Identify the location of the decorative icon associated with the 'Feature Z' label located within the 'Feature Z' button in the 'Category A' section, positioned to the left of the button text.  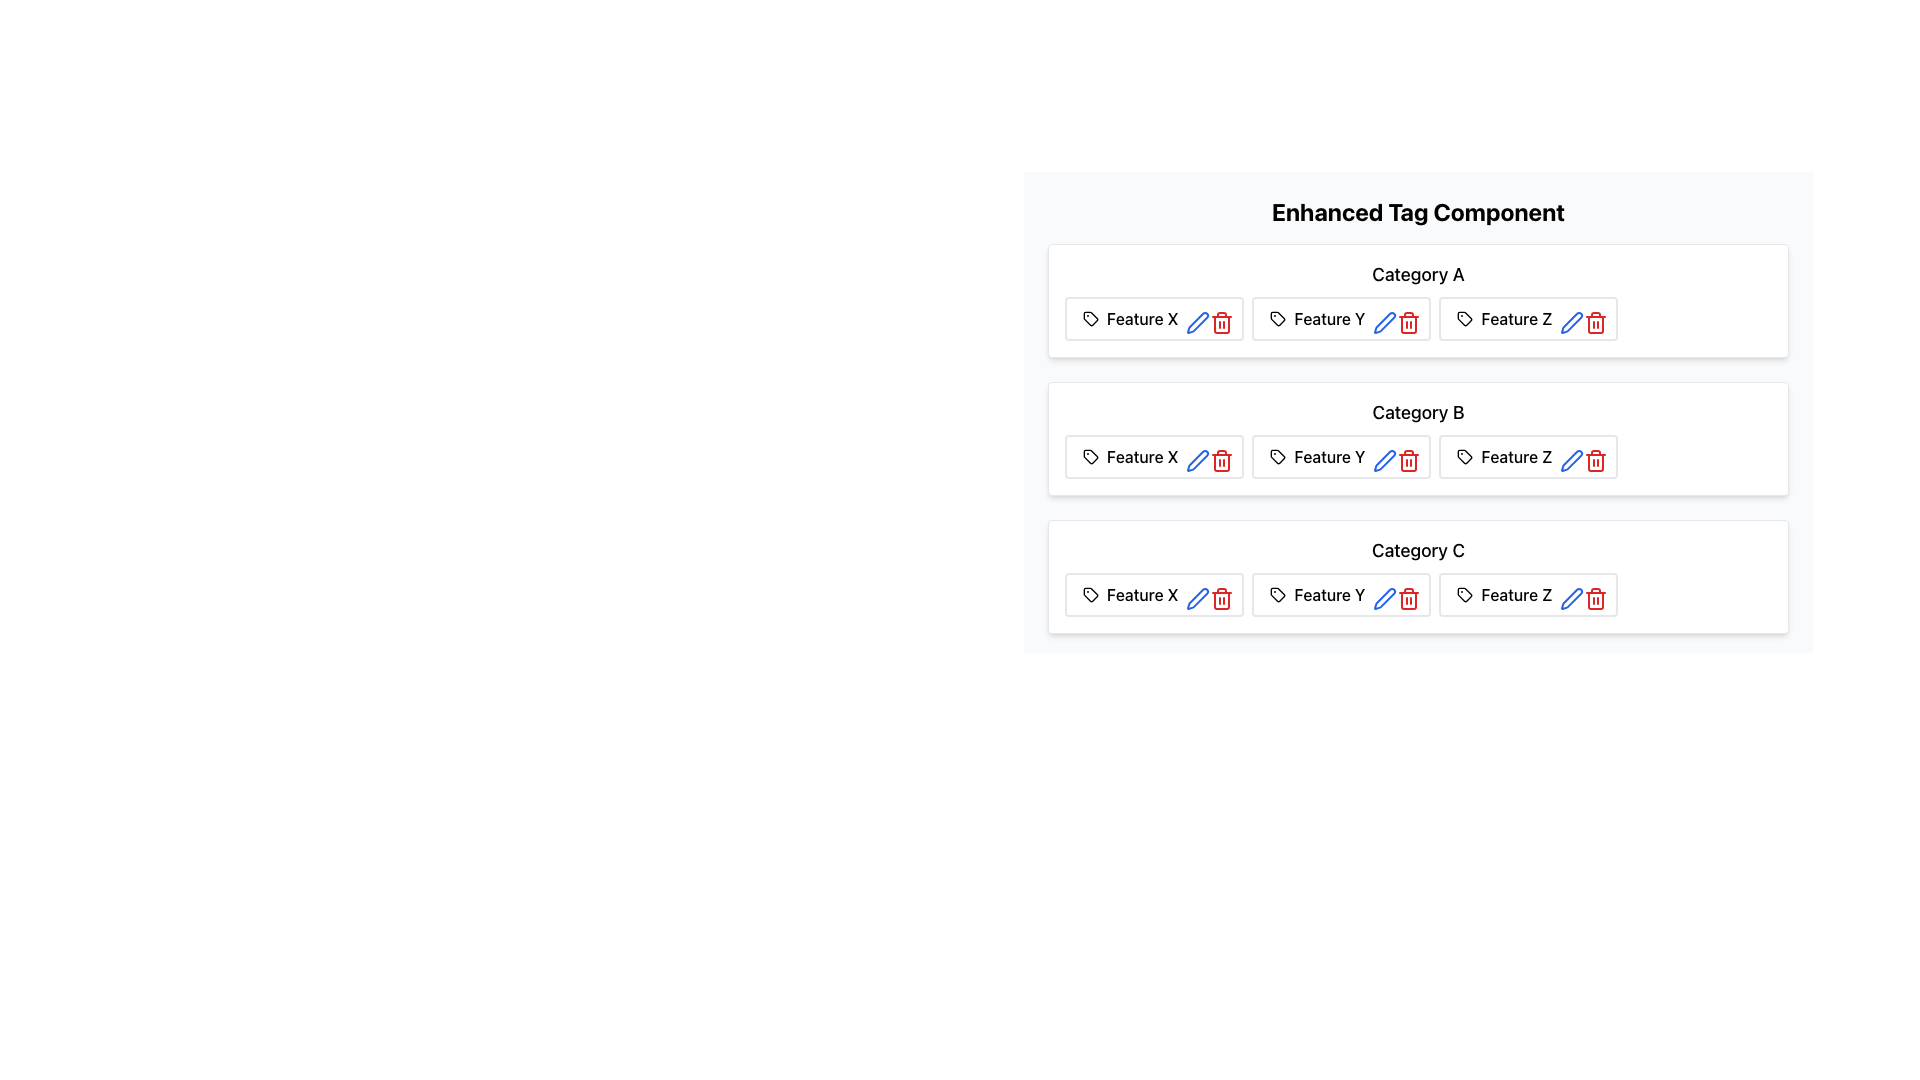
(1465, 593).